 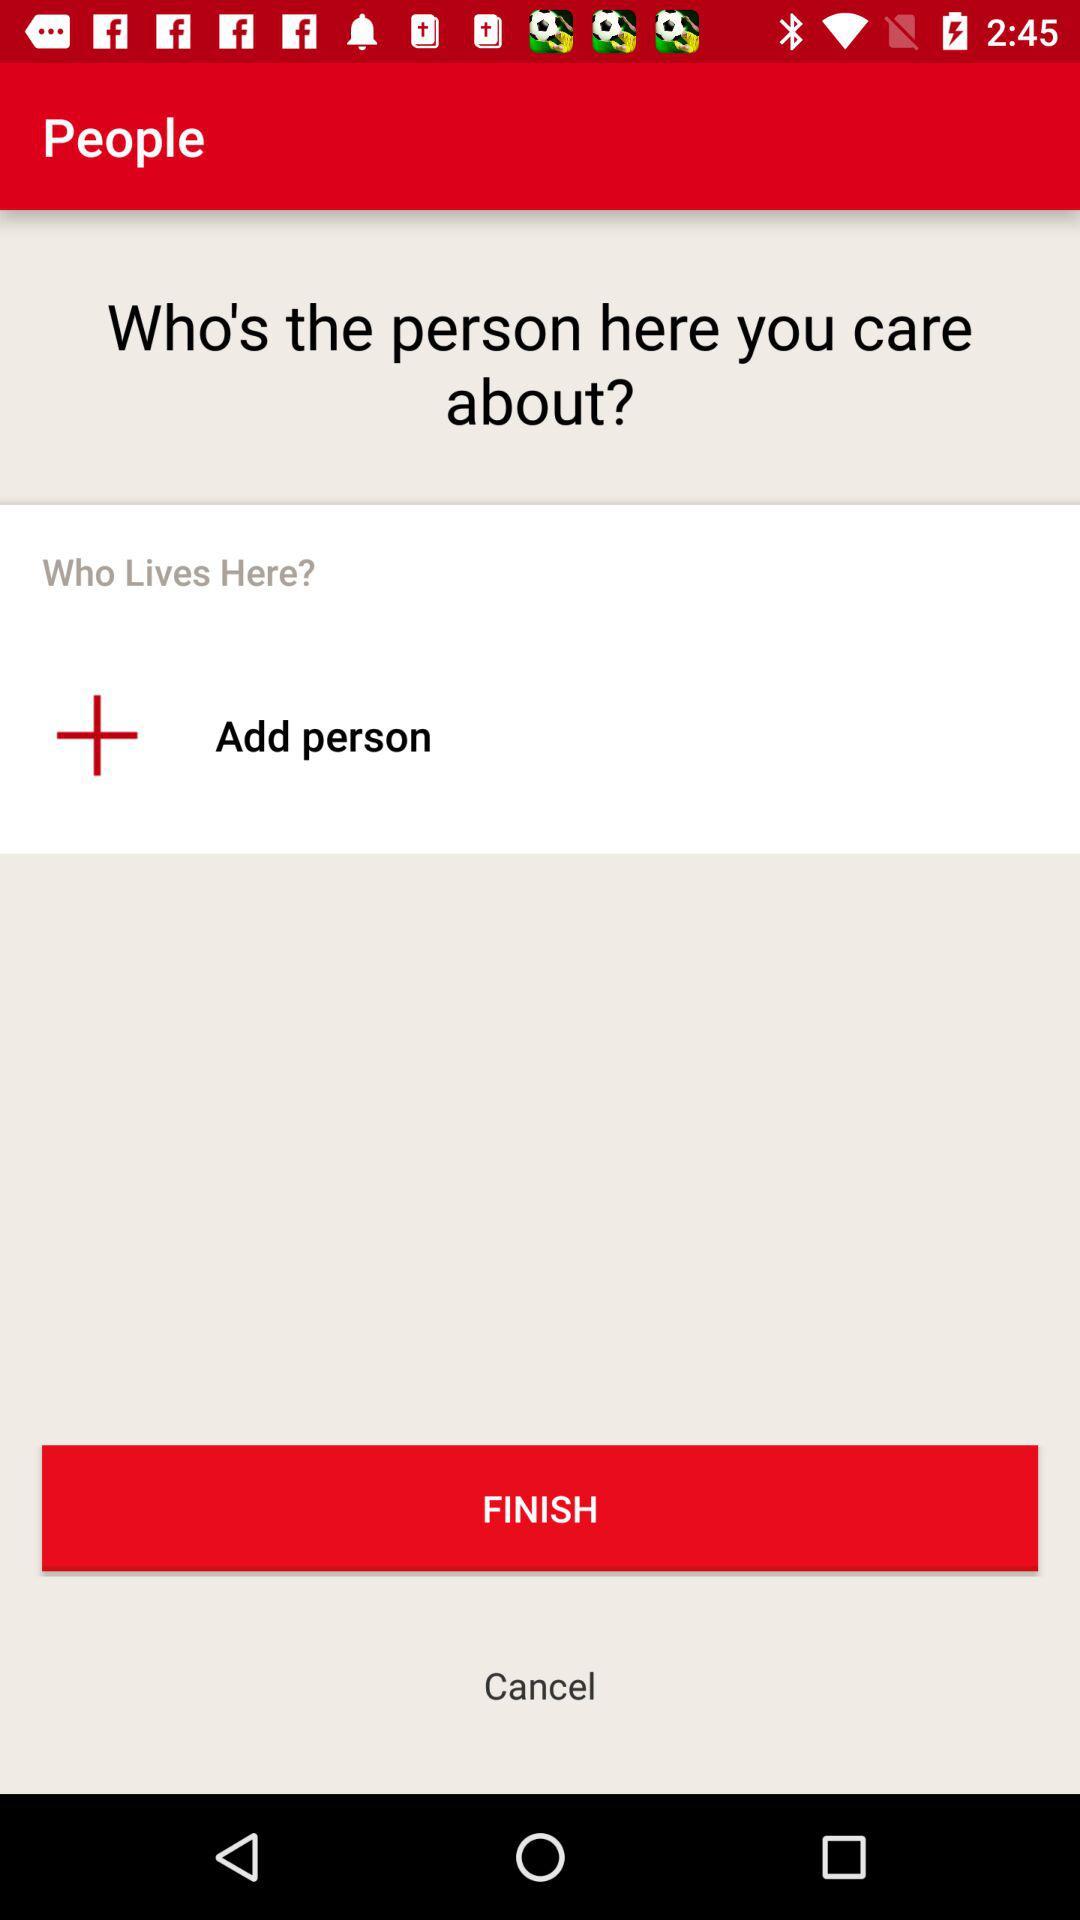 I want to click on cancel icon, so click(x=540, y=1684).